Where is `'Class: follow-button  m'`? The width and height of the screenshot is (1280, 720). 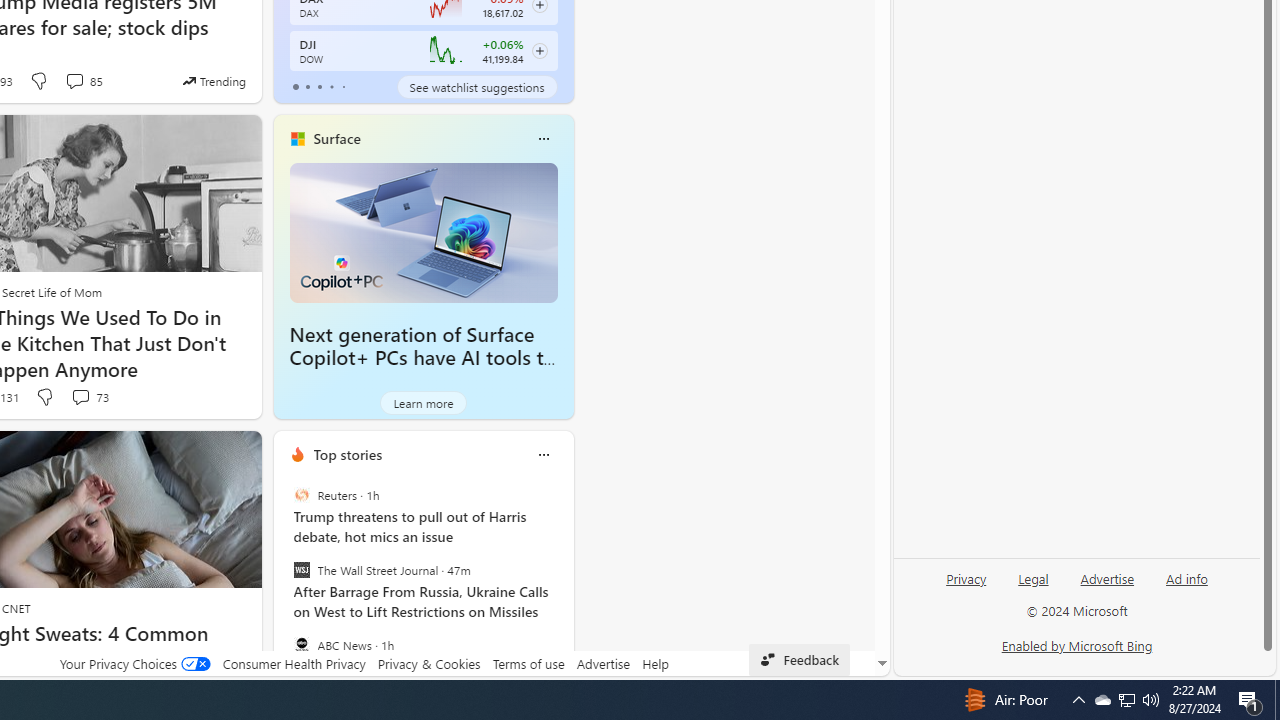
'Class: follow-button  m' is located at coordinates (539, 50).